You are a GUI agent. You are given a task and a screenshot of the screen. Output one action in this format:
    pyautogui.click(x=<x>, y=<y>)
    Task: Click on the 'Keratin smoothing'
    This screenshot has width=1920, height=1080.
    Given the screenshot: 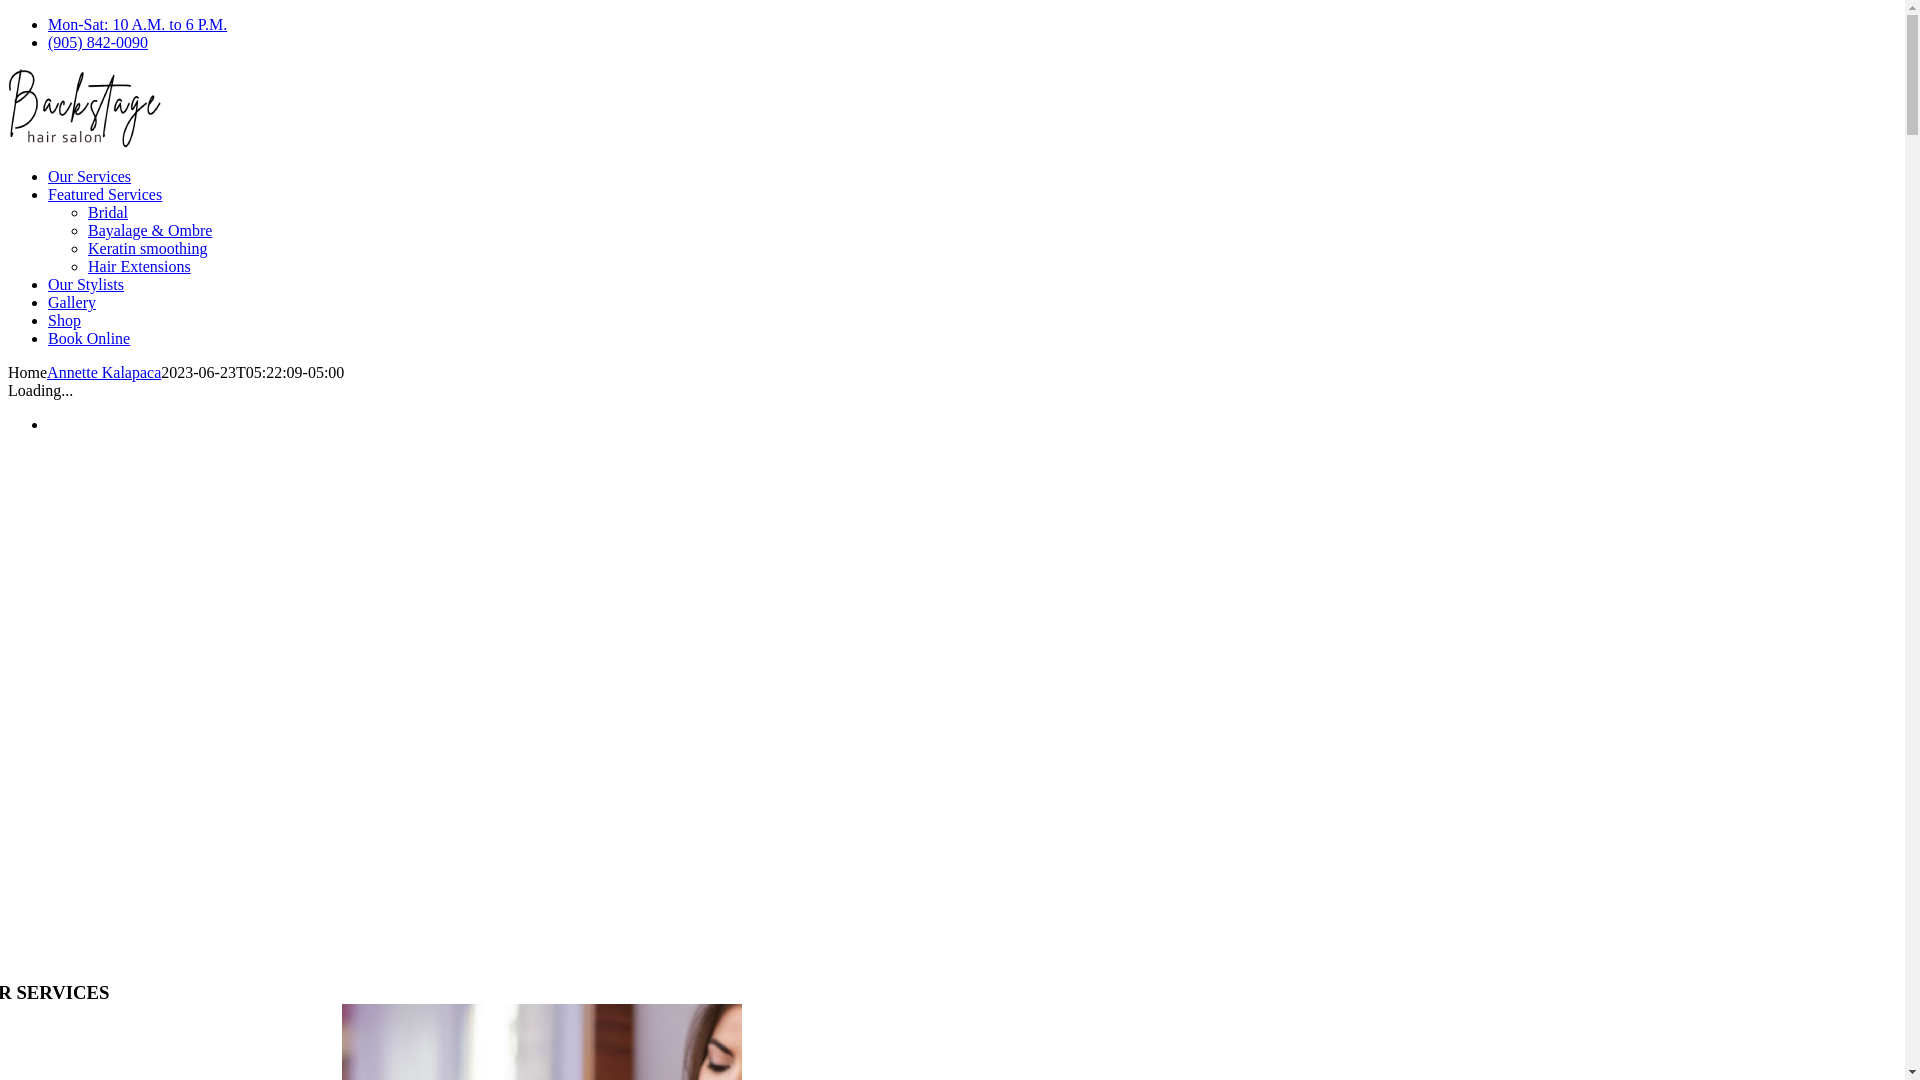 What is the action you would take?
    pyautogui.click(x=86, y=247)
    